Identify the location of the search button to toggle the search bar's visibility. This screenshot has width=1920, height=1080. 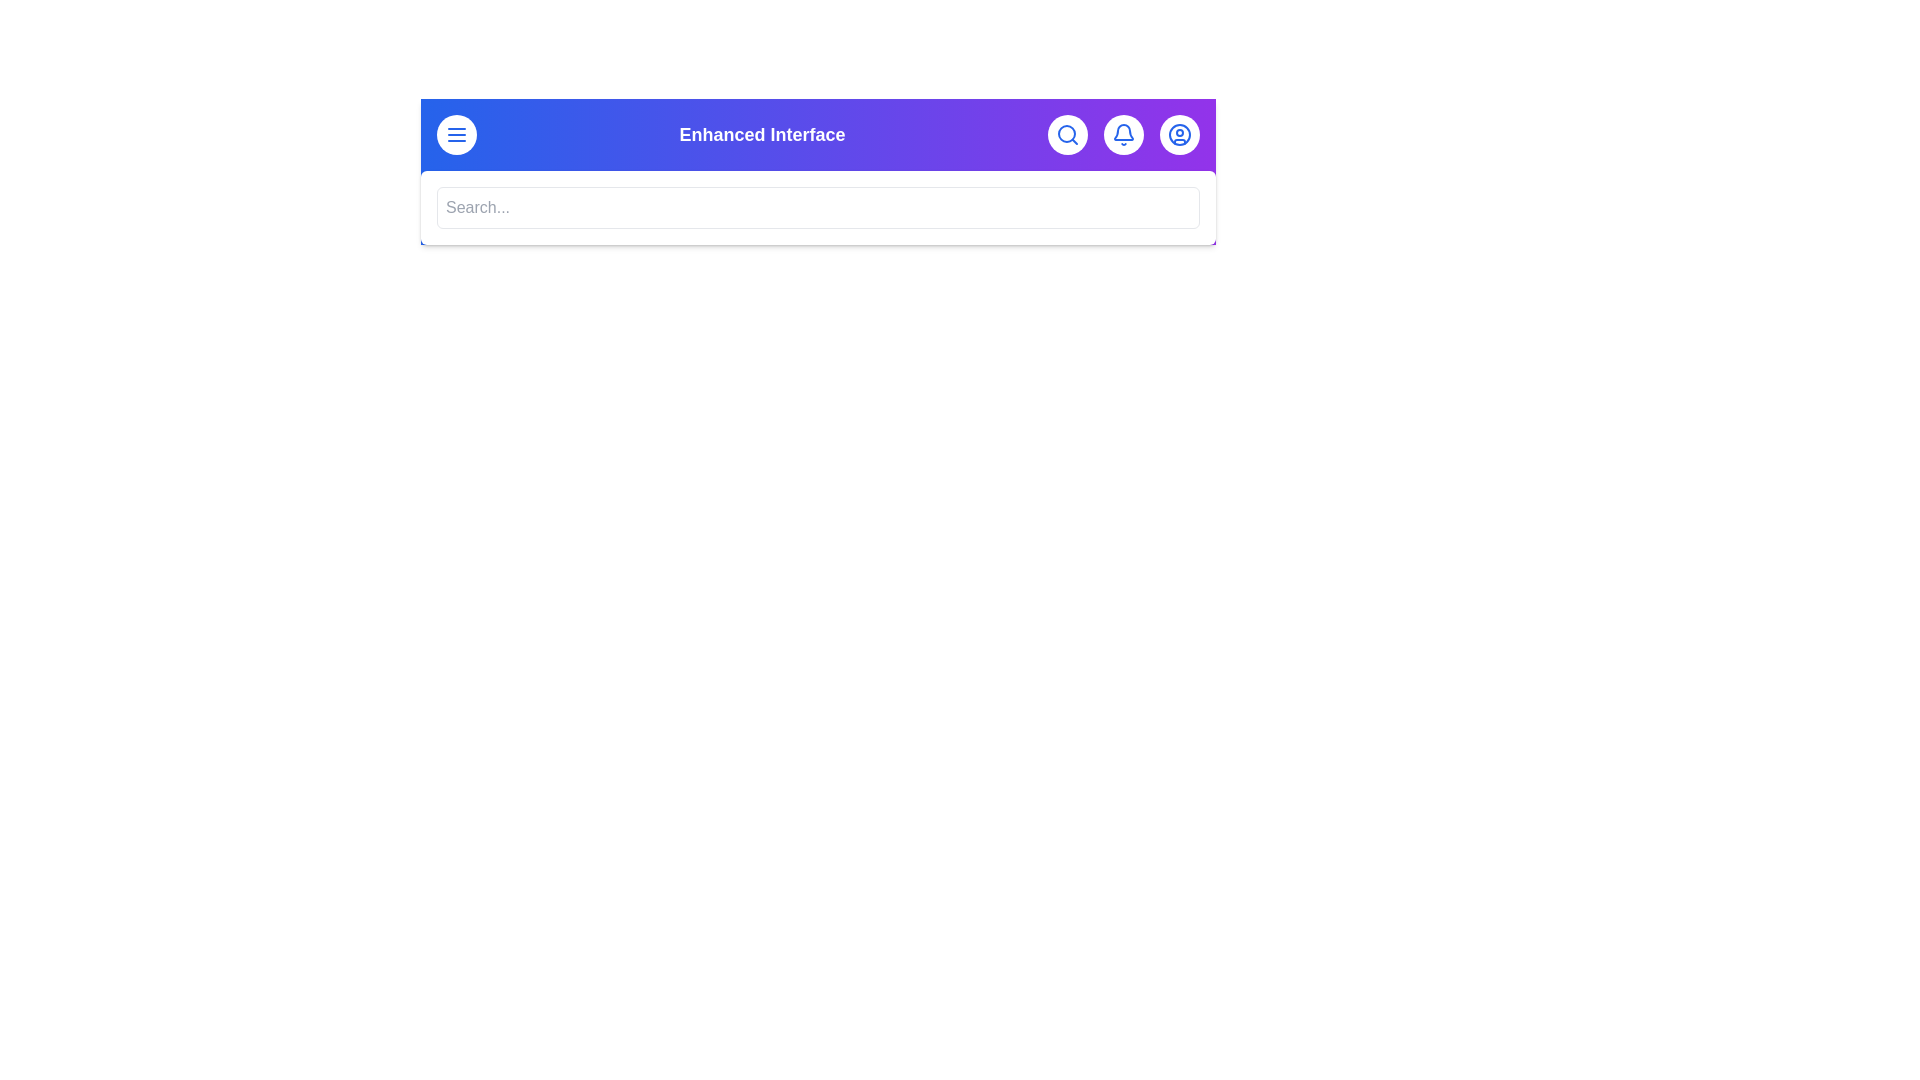
(1067, 135).